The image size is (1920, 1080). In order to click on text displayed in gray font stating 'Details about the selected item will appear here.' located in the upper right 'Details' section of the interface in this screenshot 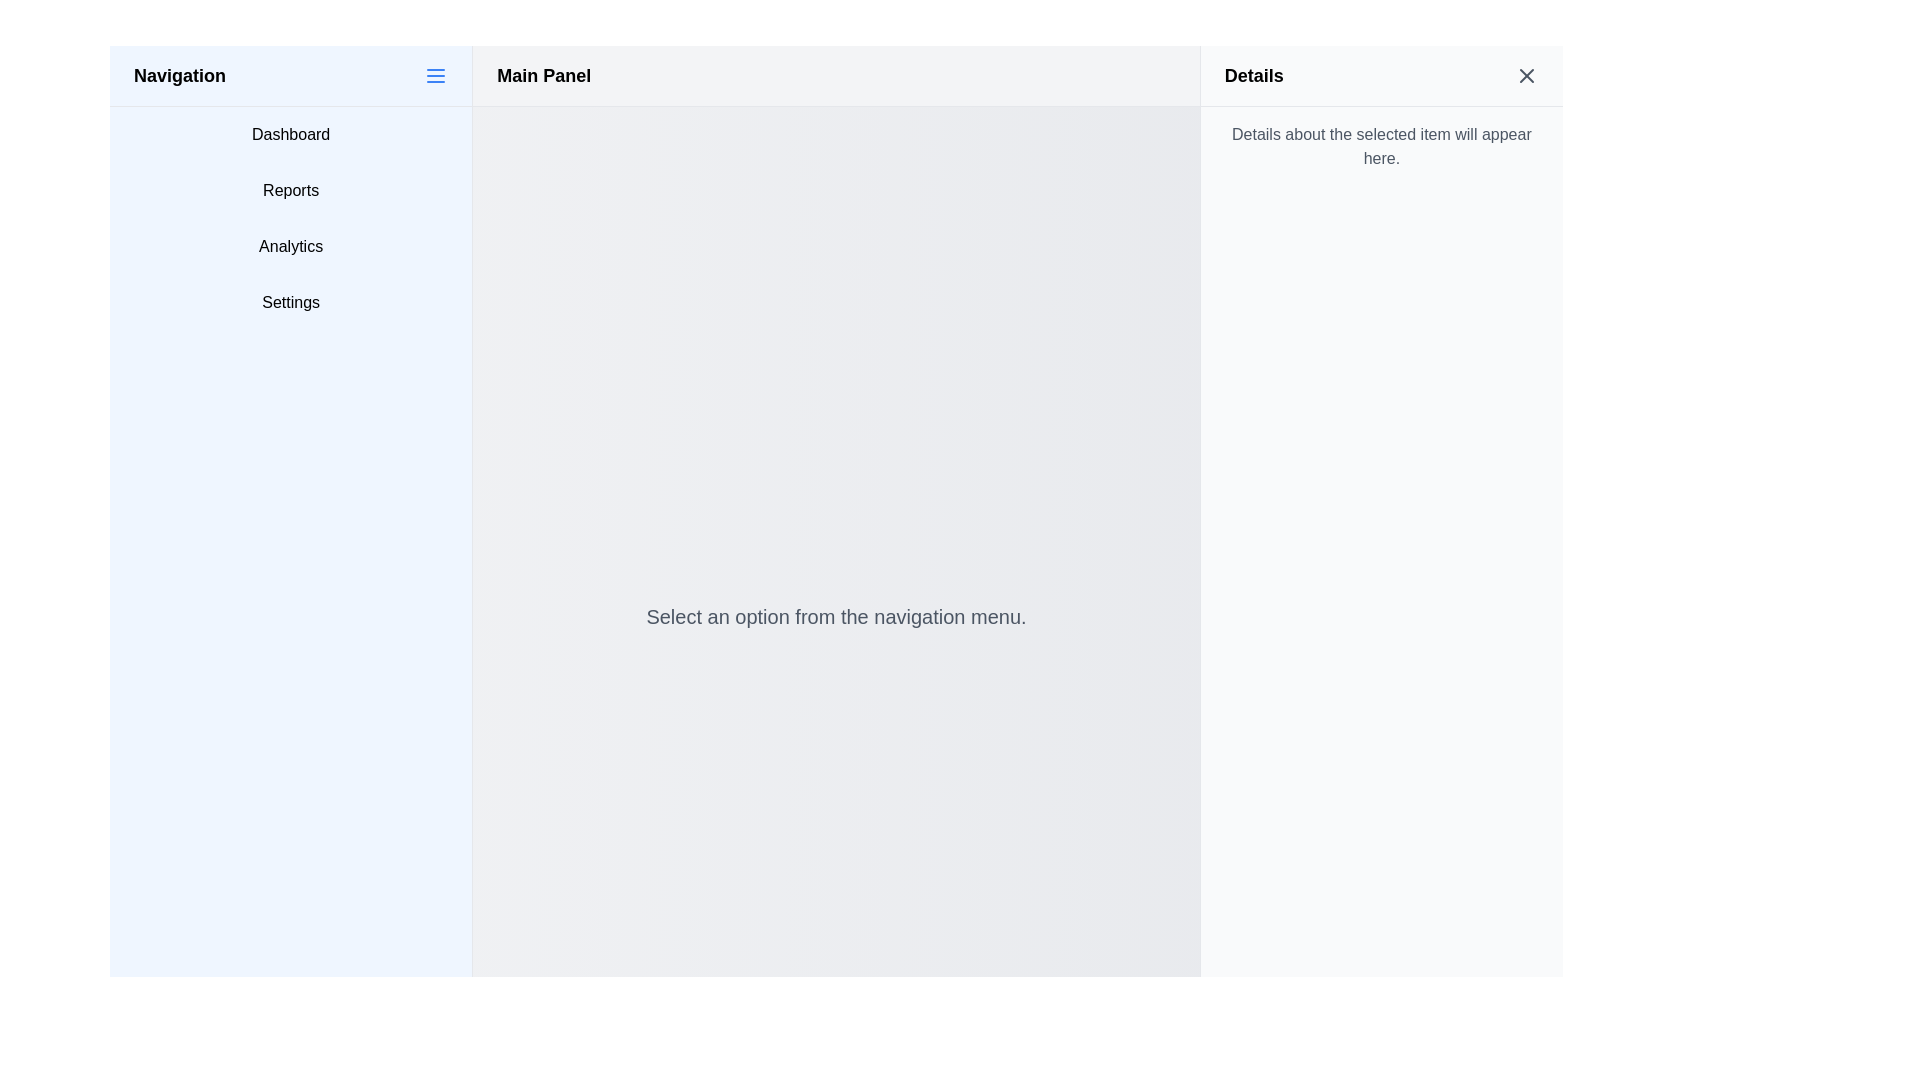, I will do `click(1380, 145)`.